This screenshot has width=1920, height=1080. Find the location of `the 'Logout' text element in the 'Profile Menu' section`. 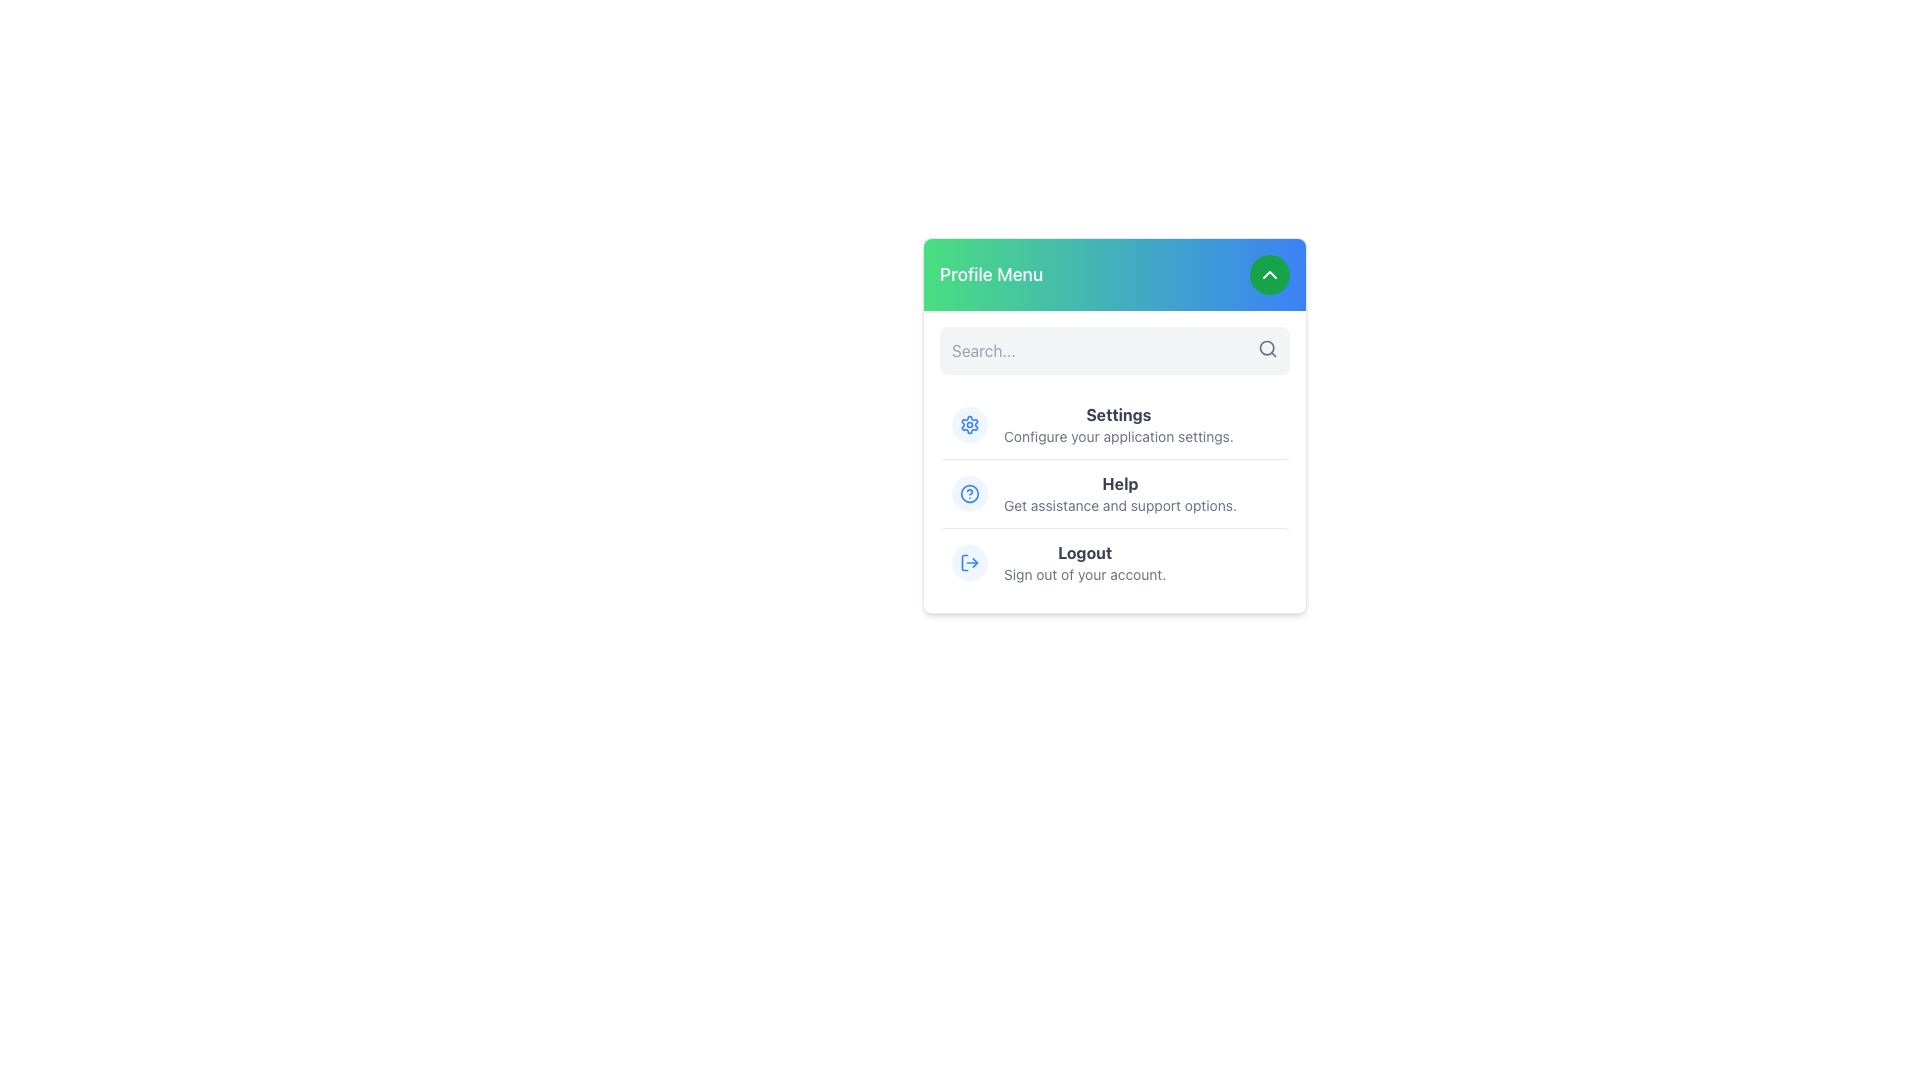

the 'Logout' text element in the 'Profile Menu' section is located at coordinates (1084, 563).